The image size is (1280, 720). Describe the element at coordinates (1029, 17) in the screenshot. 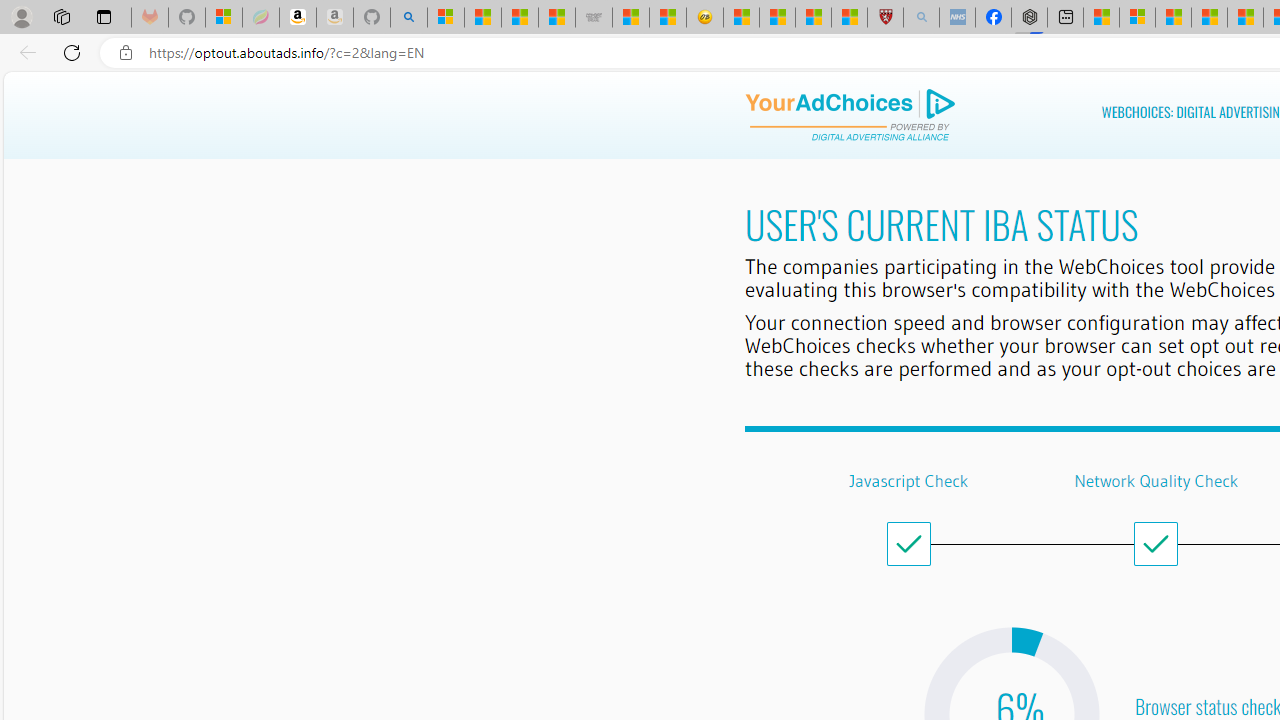

I see `'Nordace - Nordace Siena Is Not An Ordinary Backpack'` at that location.